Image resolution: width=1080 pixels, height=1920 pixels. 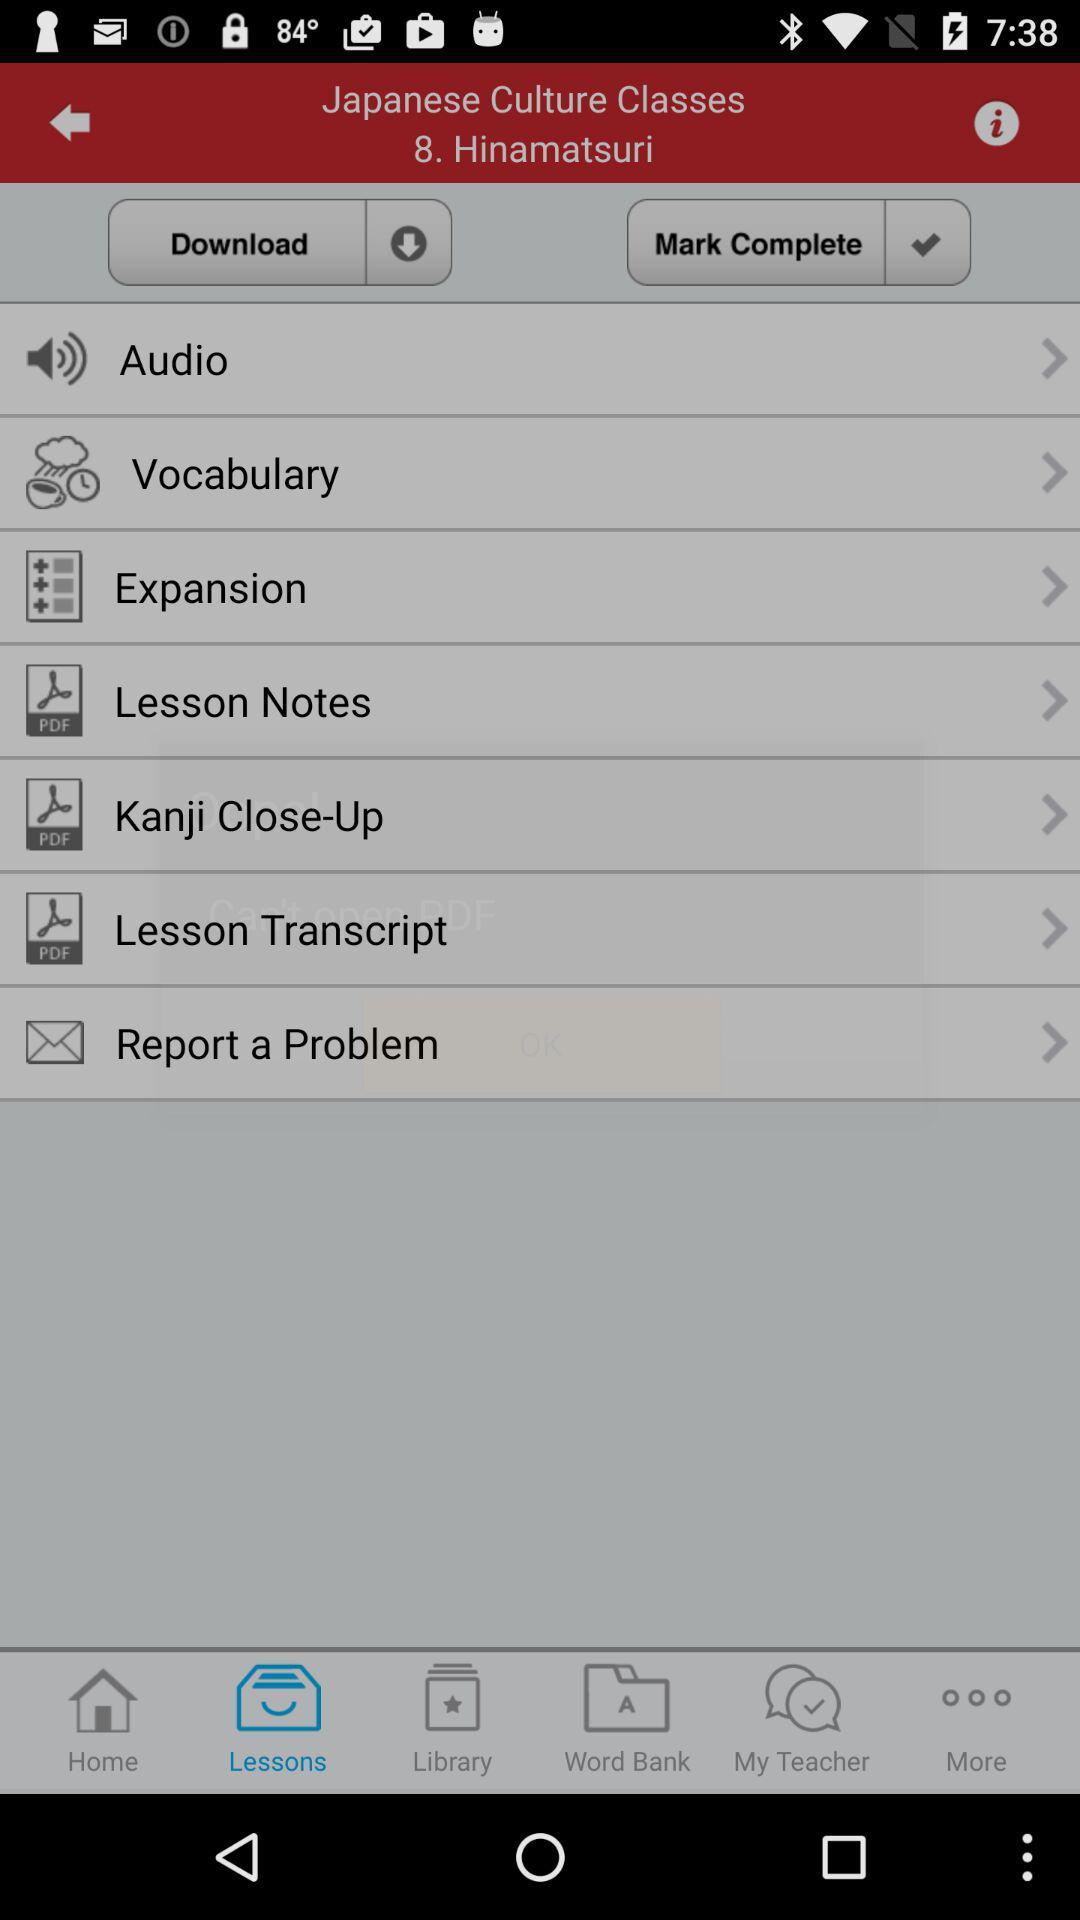 I want to click on the item above kanji close-up app, so click(x=242, y=700).